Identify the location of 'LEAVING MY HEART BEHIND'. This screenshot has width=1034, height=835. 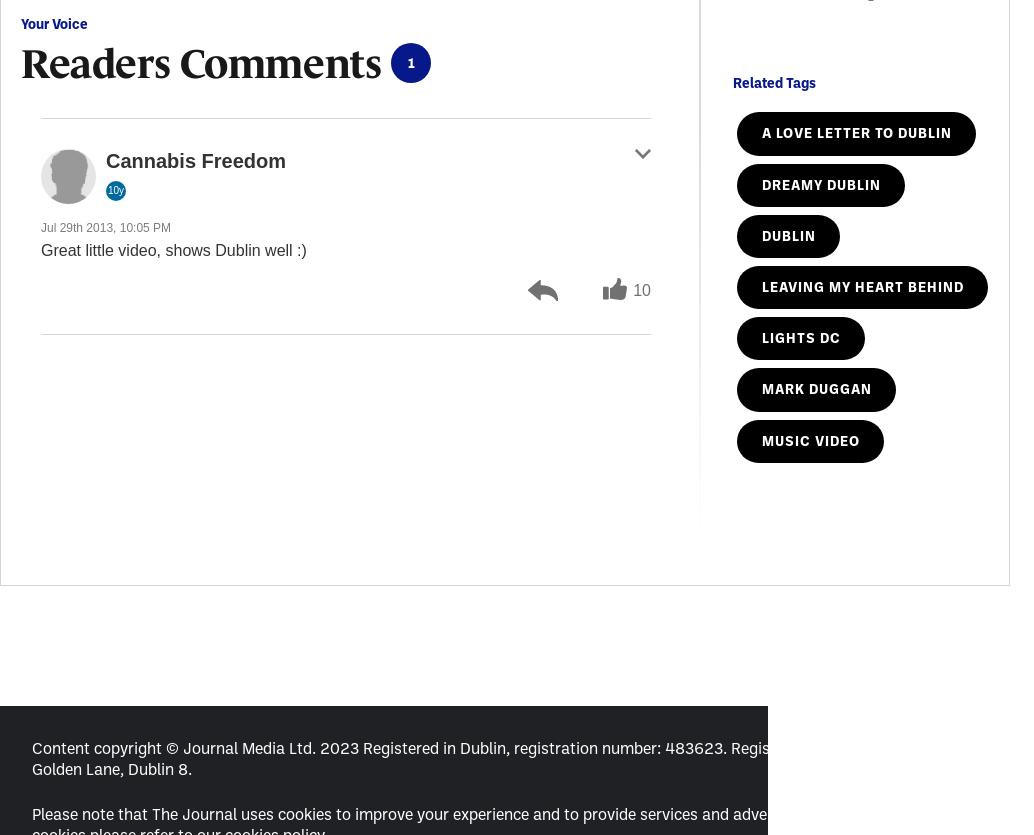
(761, 285).